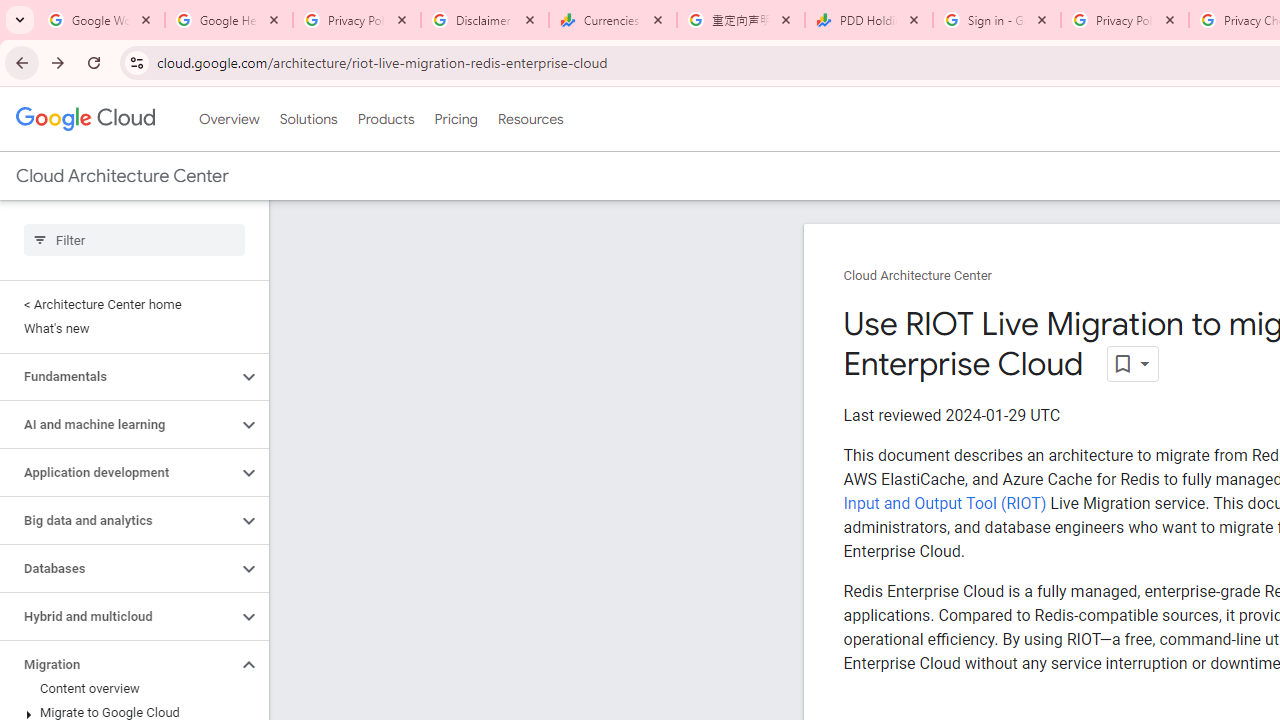  I want to click on 'Solutions', so click(307, 119).